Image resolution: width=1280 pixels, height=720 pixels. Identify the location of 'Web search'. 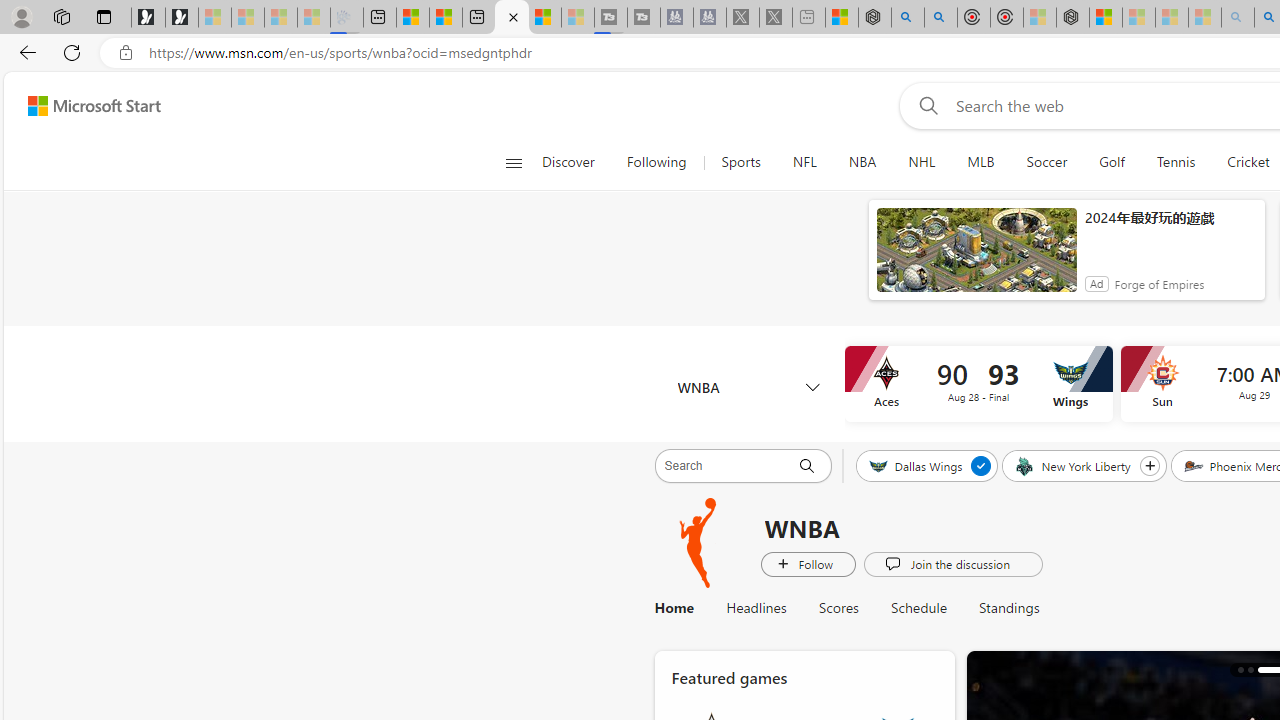
(923, 105).